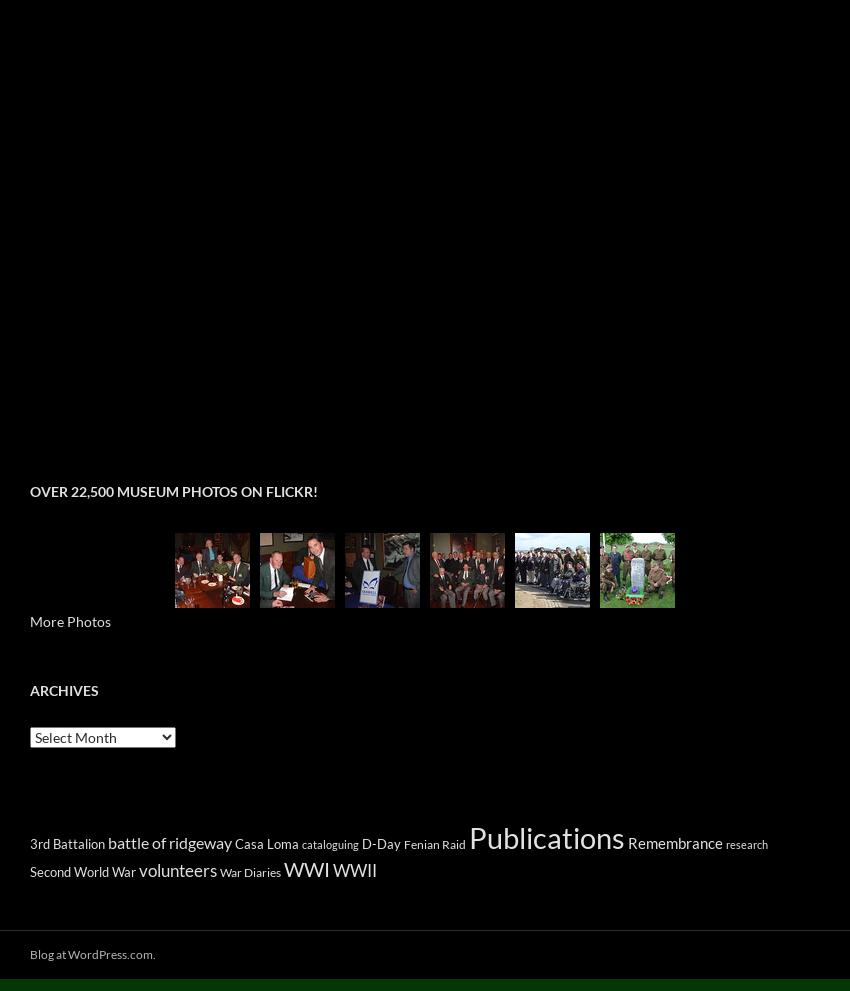 This screenshot has height=991, width=850. I want to click on 'Archives', so click(29, 690).